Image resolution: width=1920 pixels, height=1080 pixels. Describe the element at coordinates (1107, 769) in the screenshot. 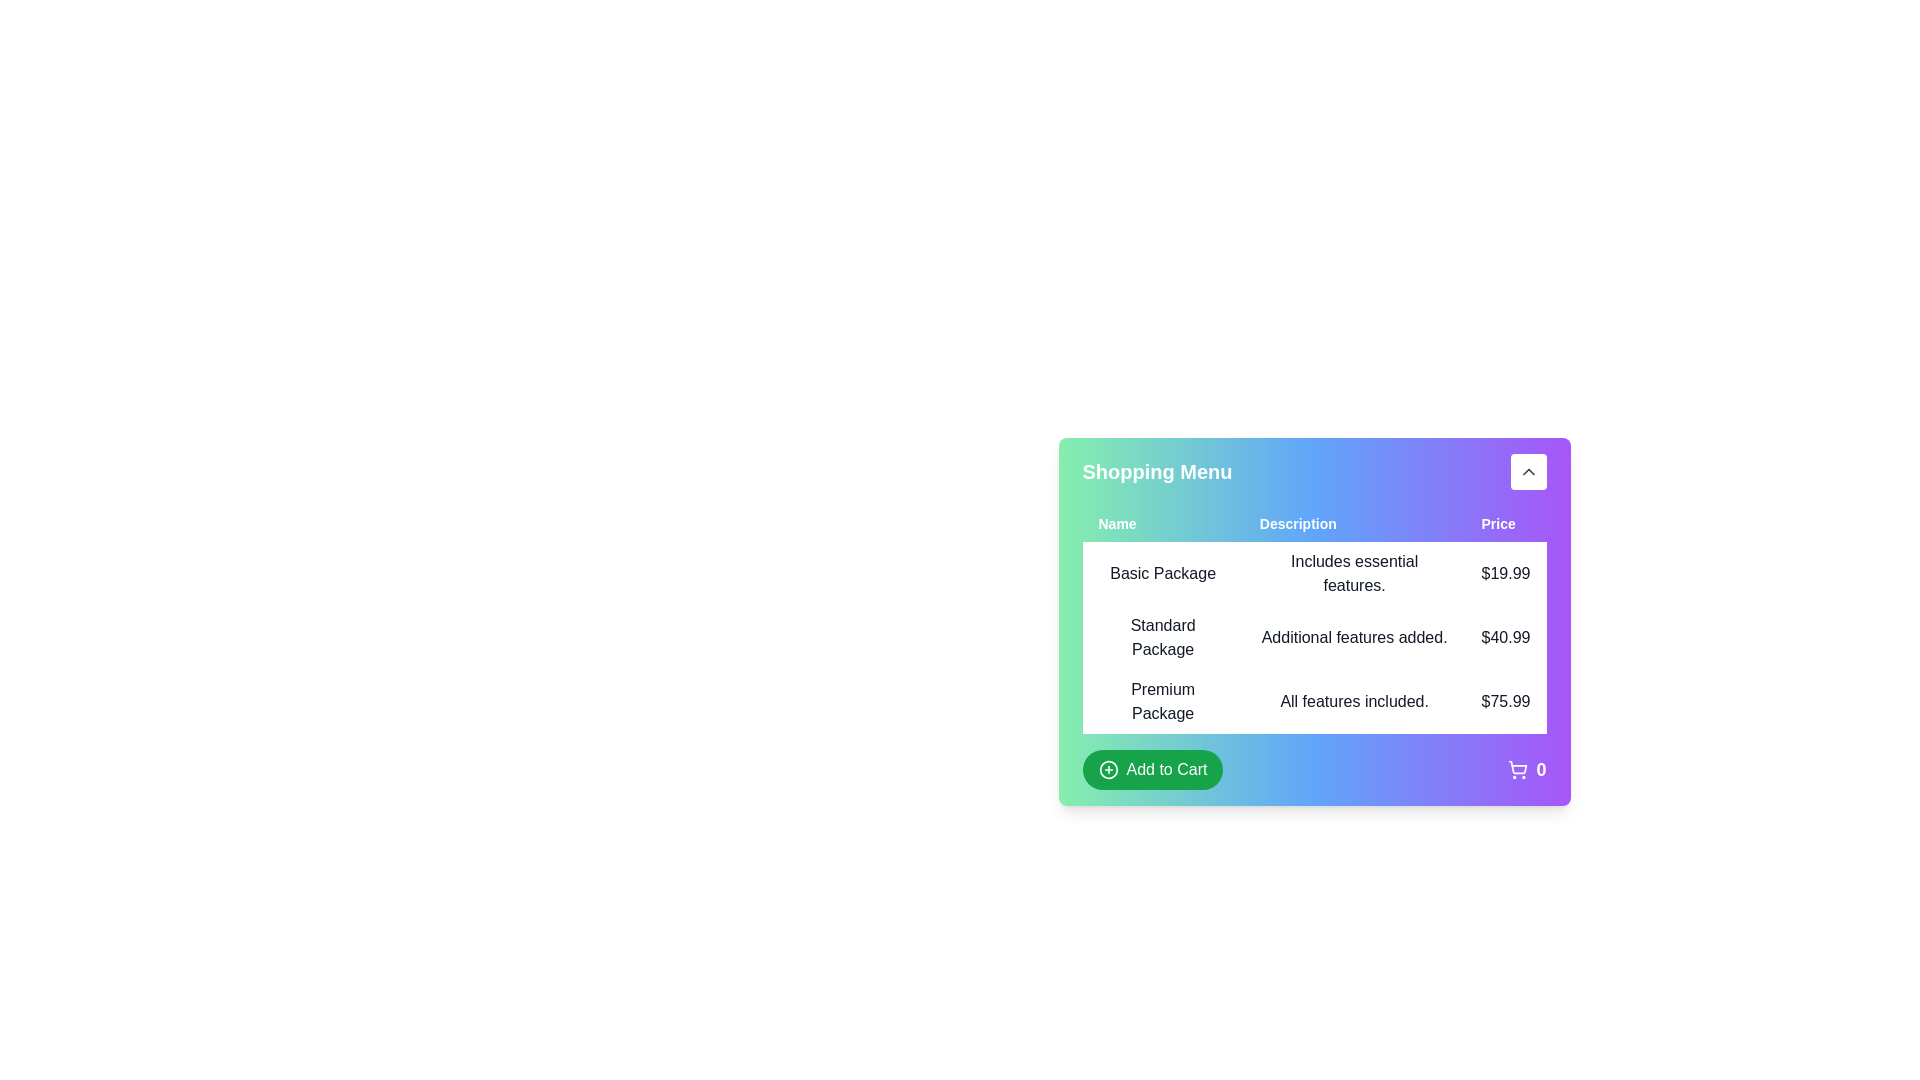

I see `the circular green-bordered icon with a plus sign, which is located within the 'Add to Cart' button at the bottom-left corner of the shopping menu interface` at that location.